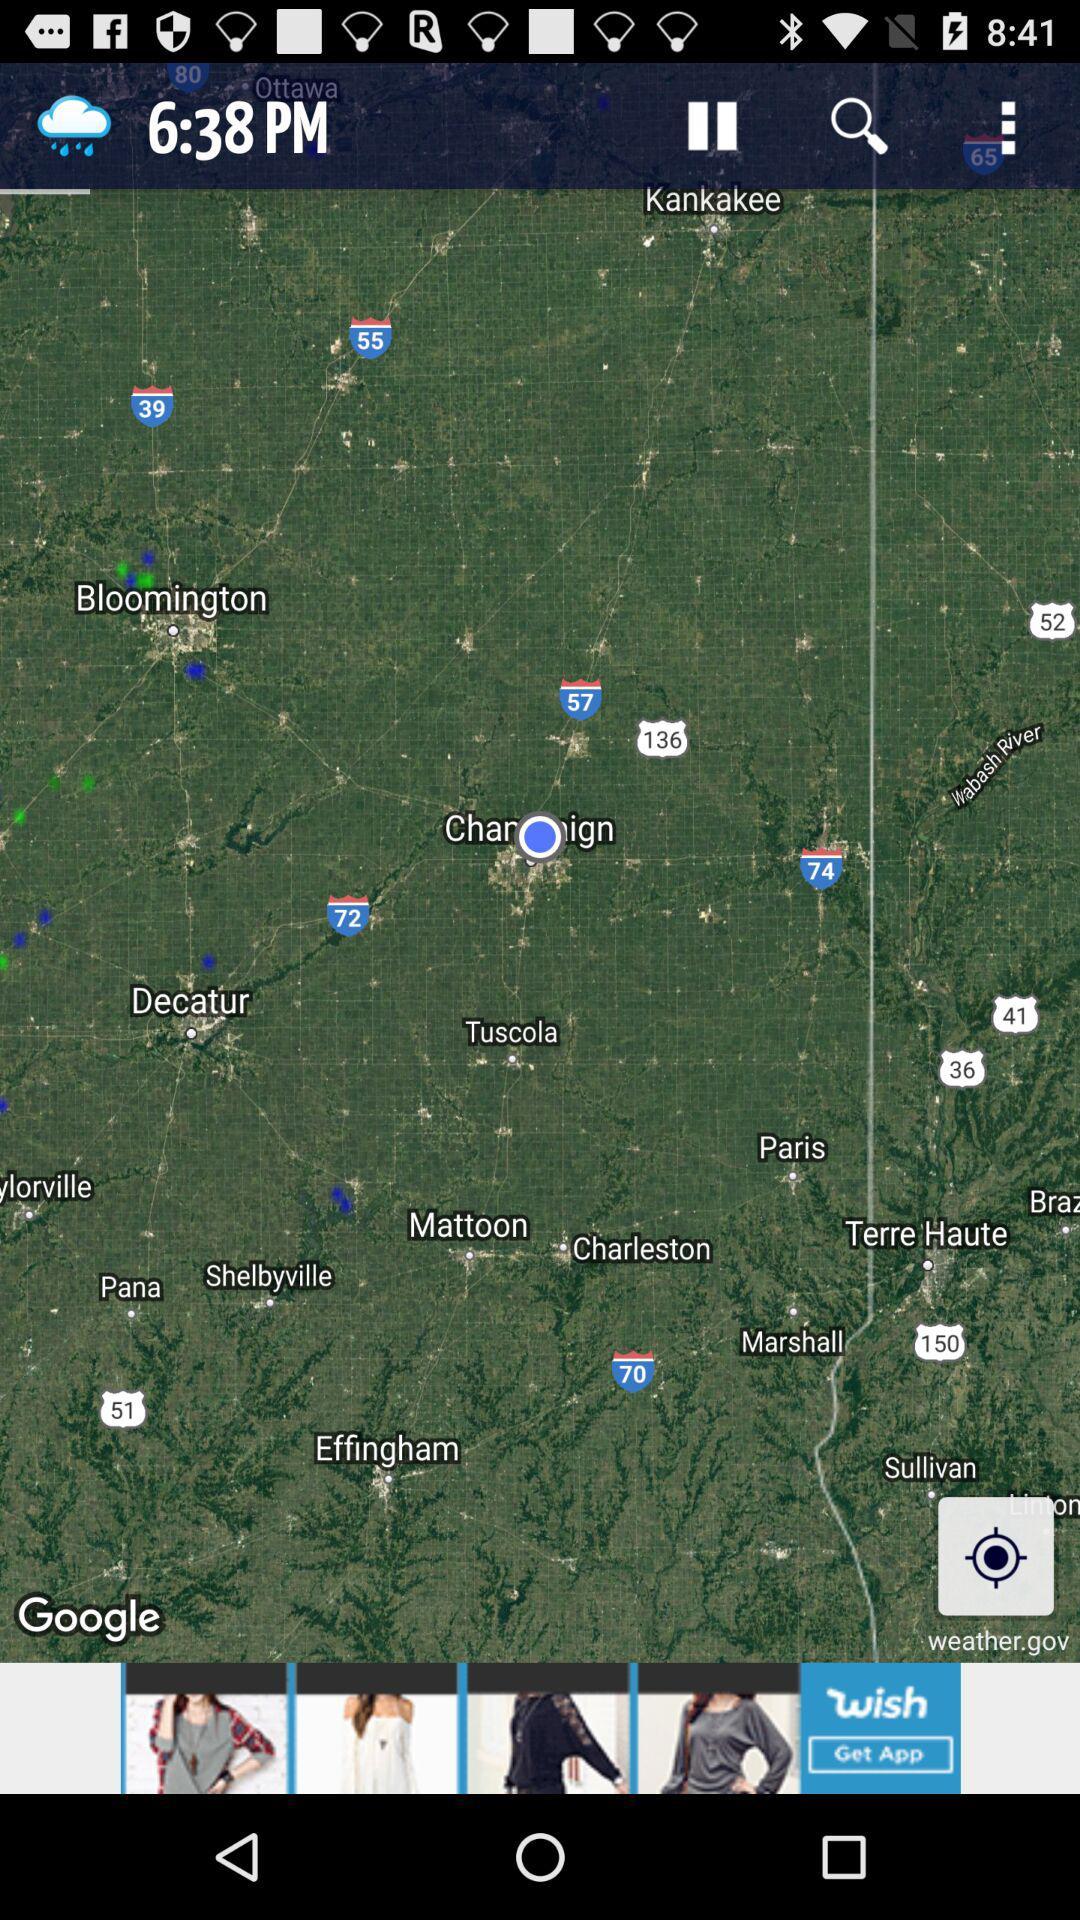  Describe the element at coordinates (540, 1727) in the screenshot. I see `advertising app` at that location.